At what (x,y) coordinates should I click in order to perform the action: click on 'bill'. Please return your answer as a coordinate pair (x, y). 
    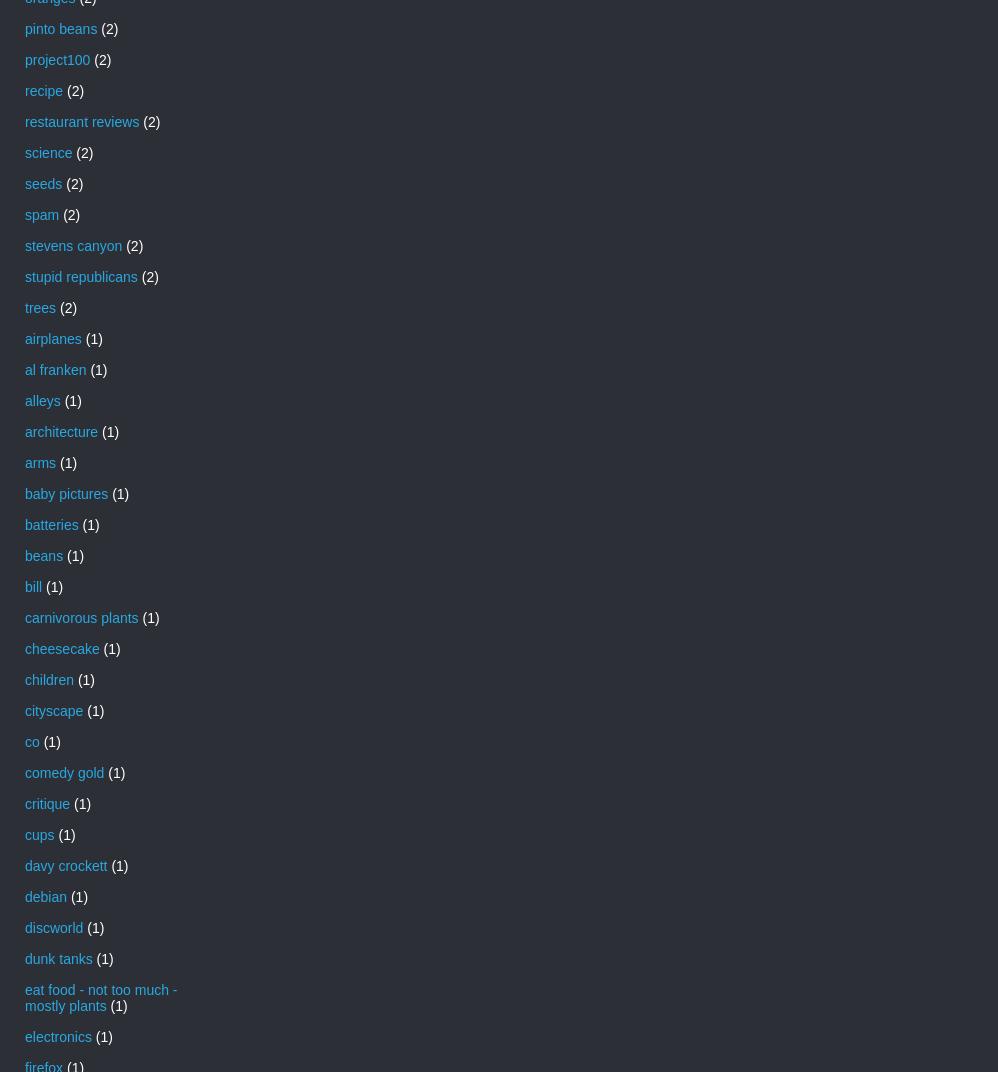
    Looking at the image, I should click on (33, 584).